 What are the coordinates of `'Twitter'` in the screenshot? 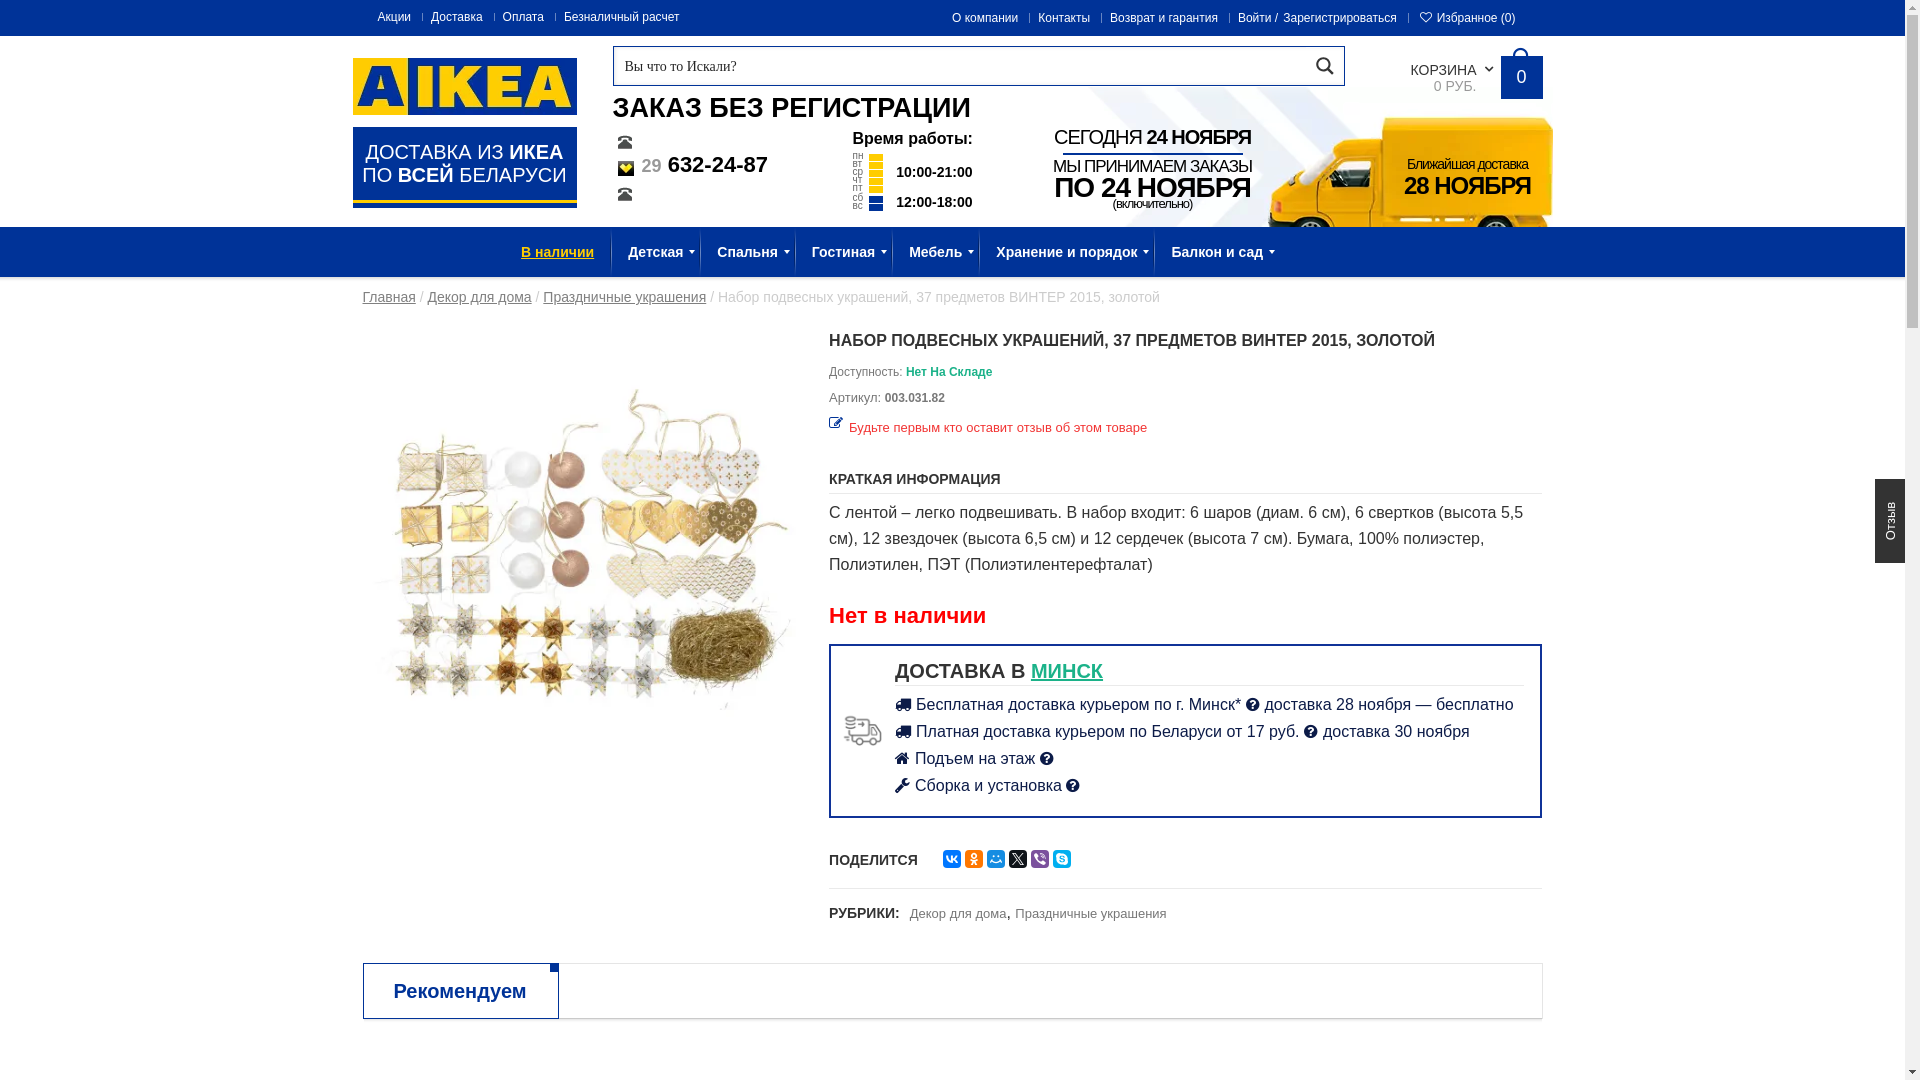 It's located at (1017, 858).